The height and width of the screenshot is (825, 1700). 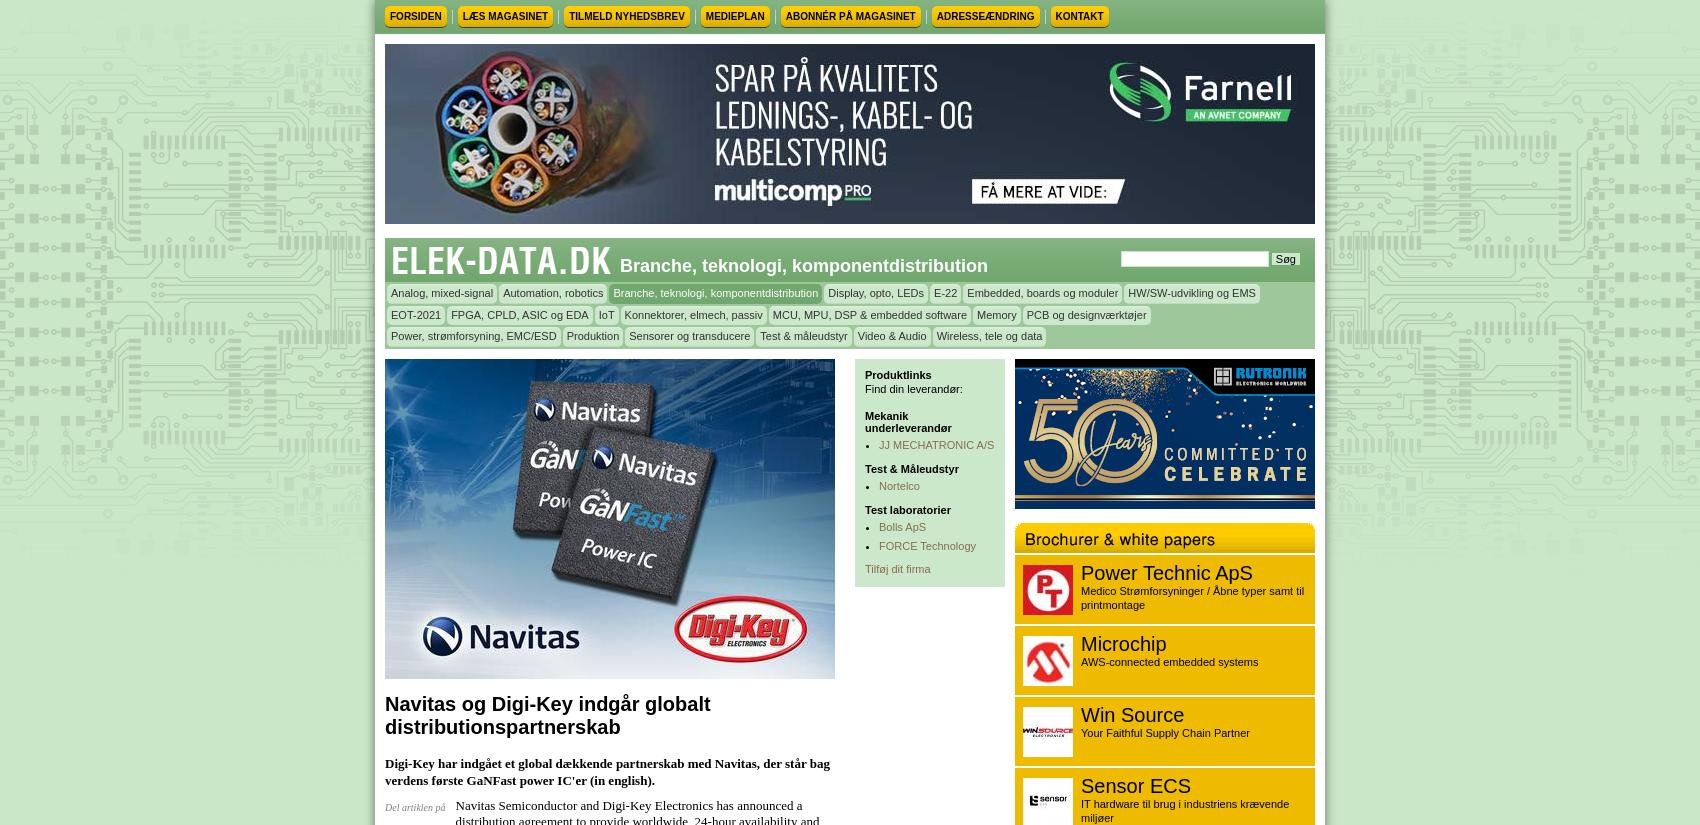 What do you see at coordinates (505, 15) in the screenshot?
I see `'Læs magasinet'` at bounding box center [505, 15].